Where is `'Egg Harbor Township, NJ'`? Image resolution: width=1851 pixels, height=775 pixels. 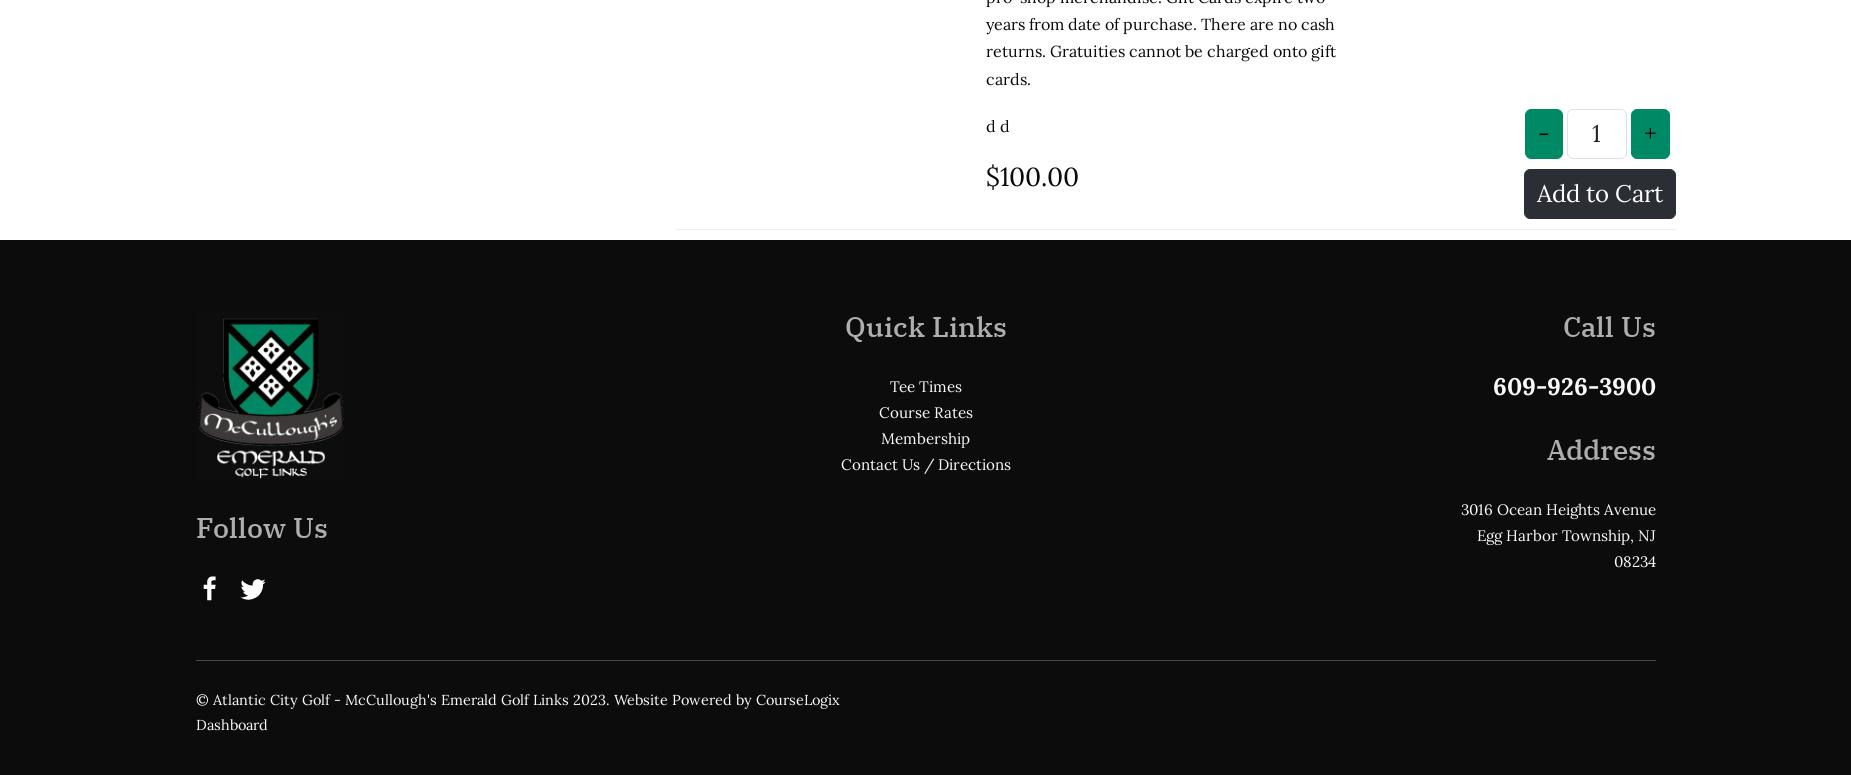 'Egg Harbor Township, NJ' is located at coordinates (1474, 369).